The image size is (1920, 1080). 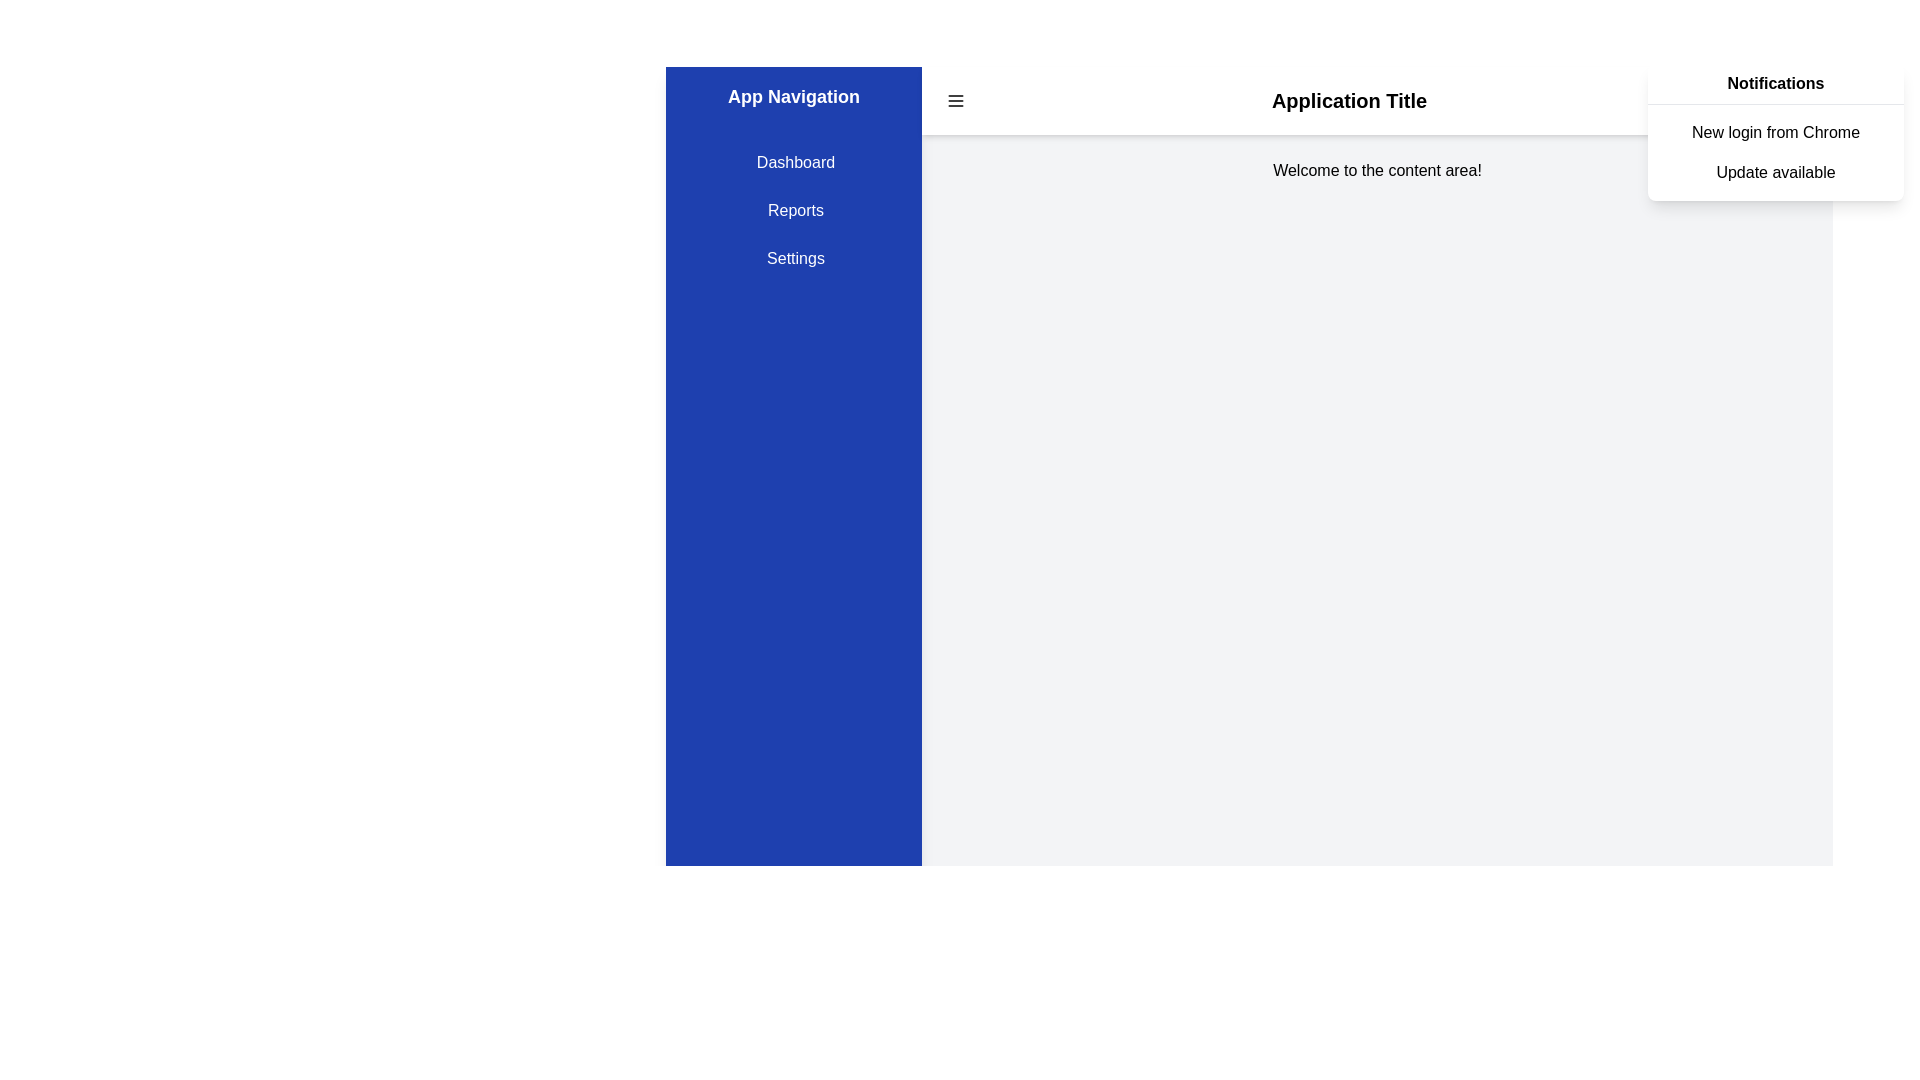 I want to click on the 'Reports' navigation item in the sidebar menu, so click(x=792, y=211).